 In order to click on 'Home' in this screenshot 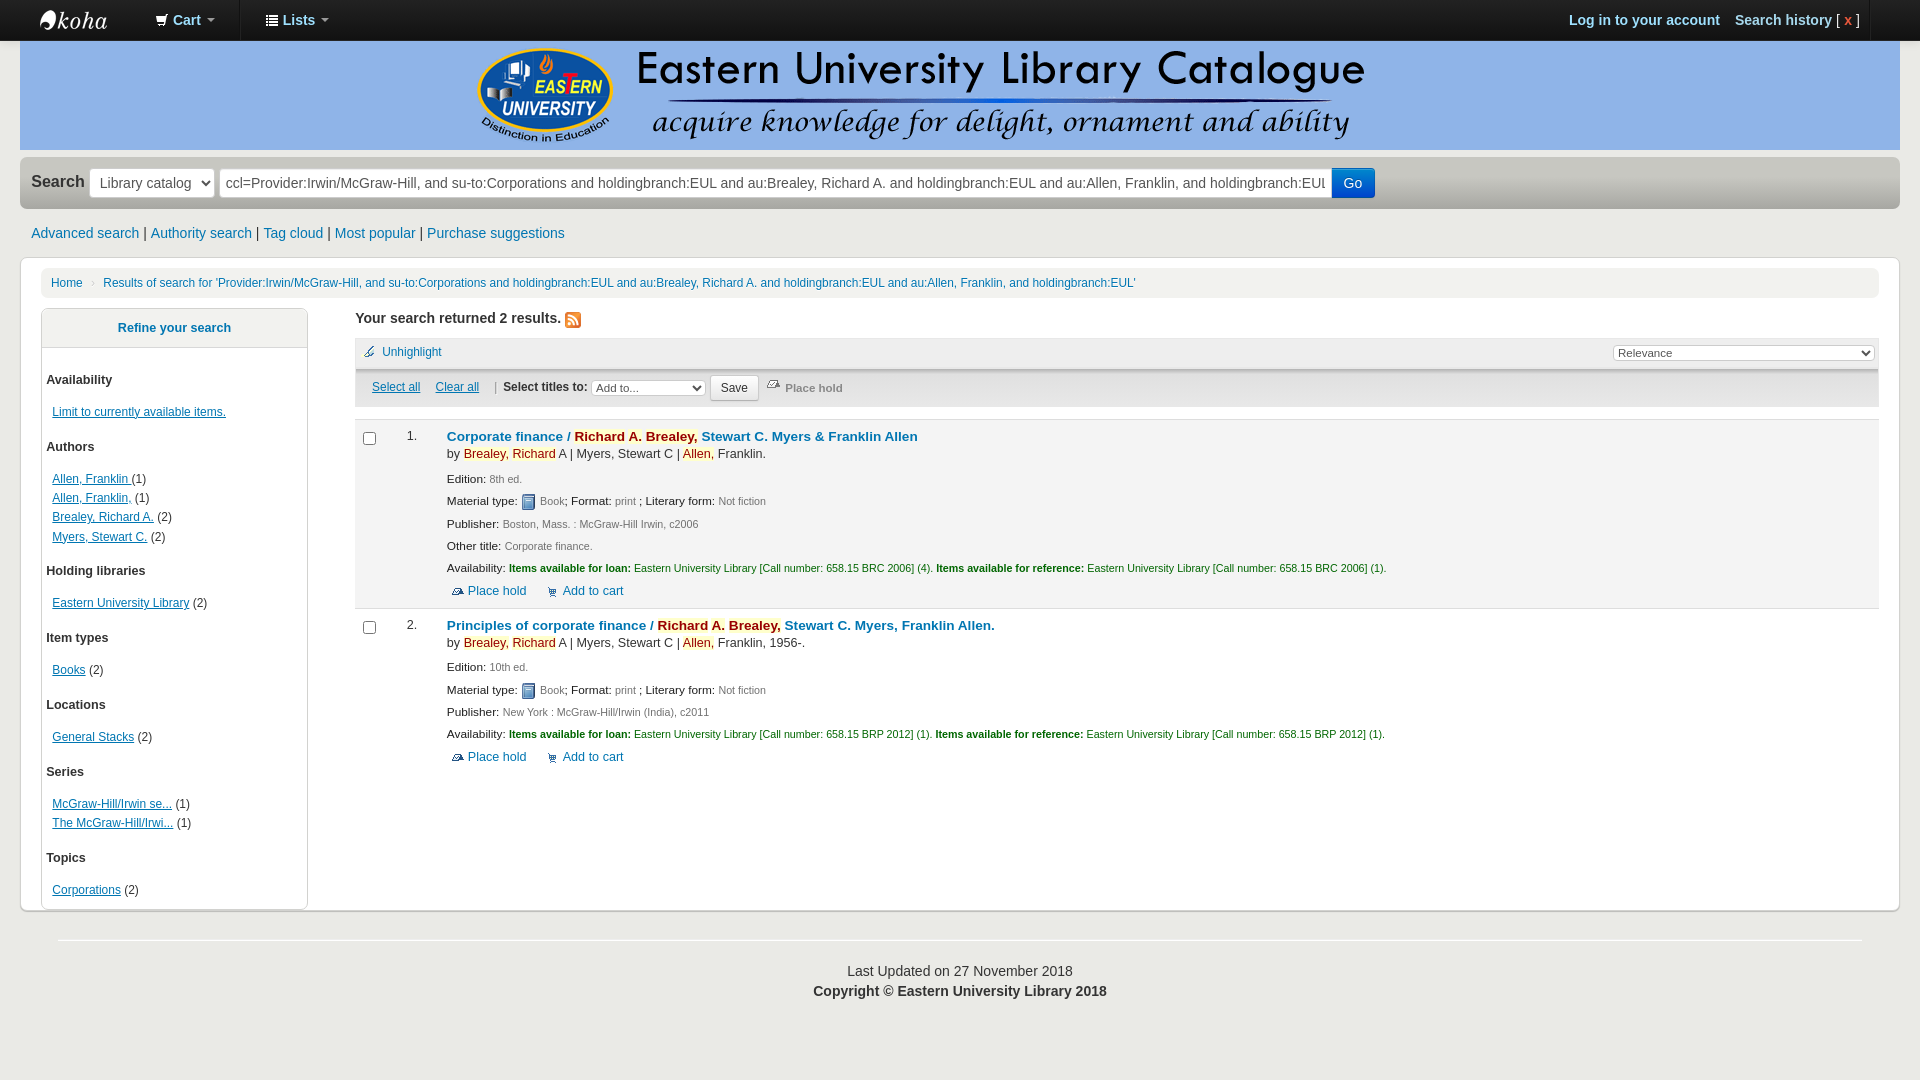, I will do `click(67, 282)`.